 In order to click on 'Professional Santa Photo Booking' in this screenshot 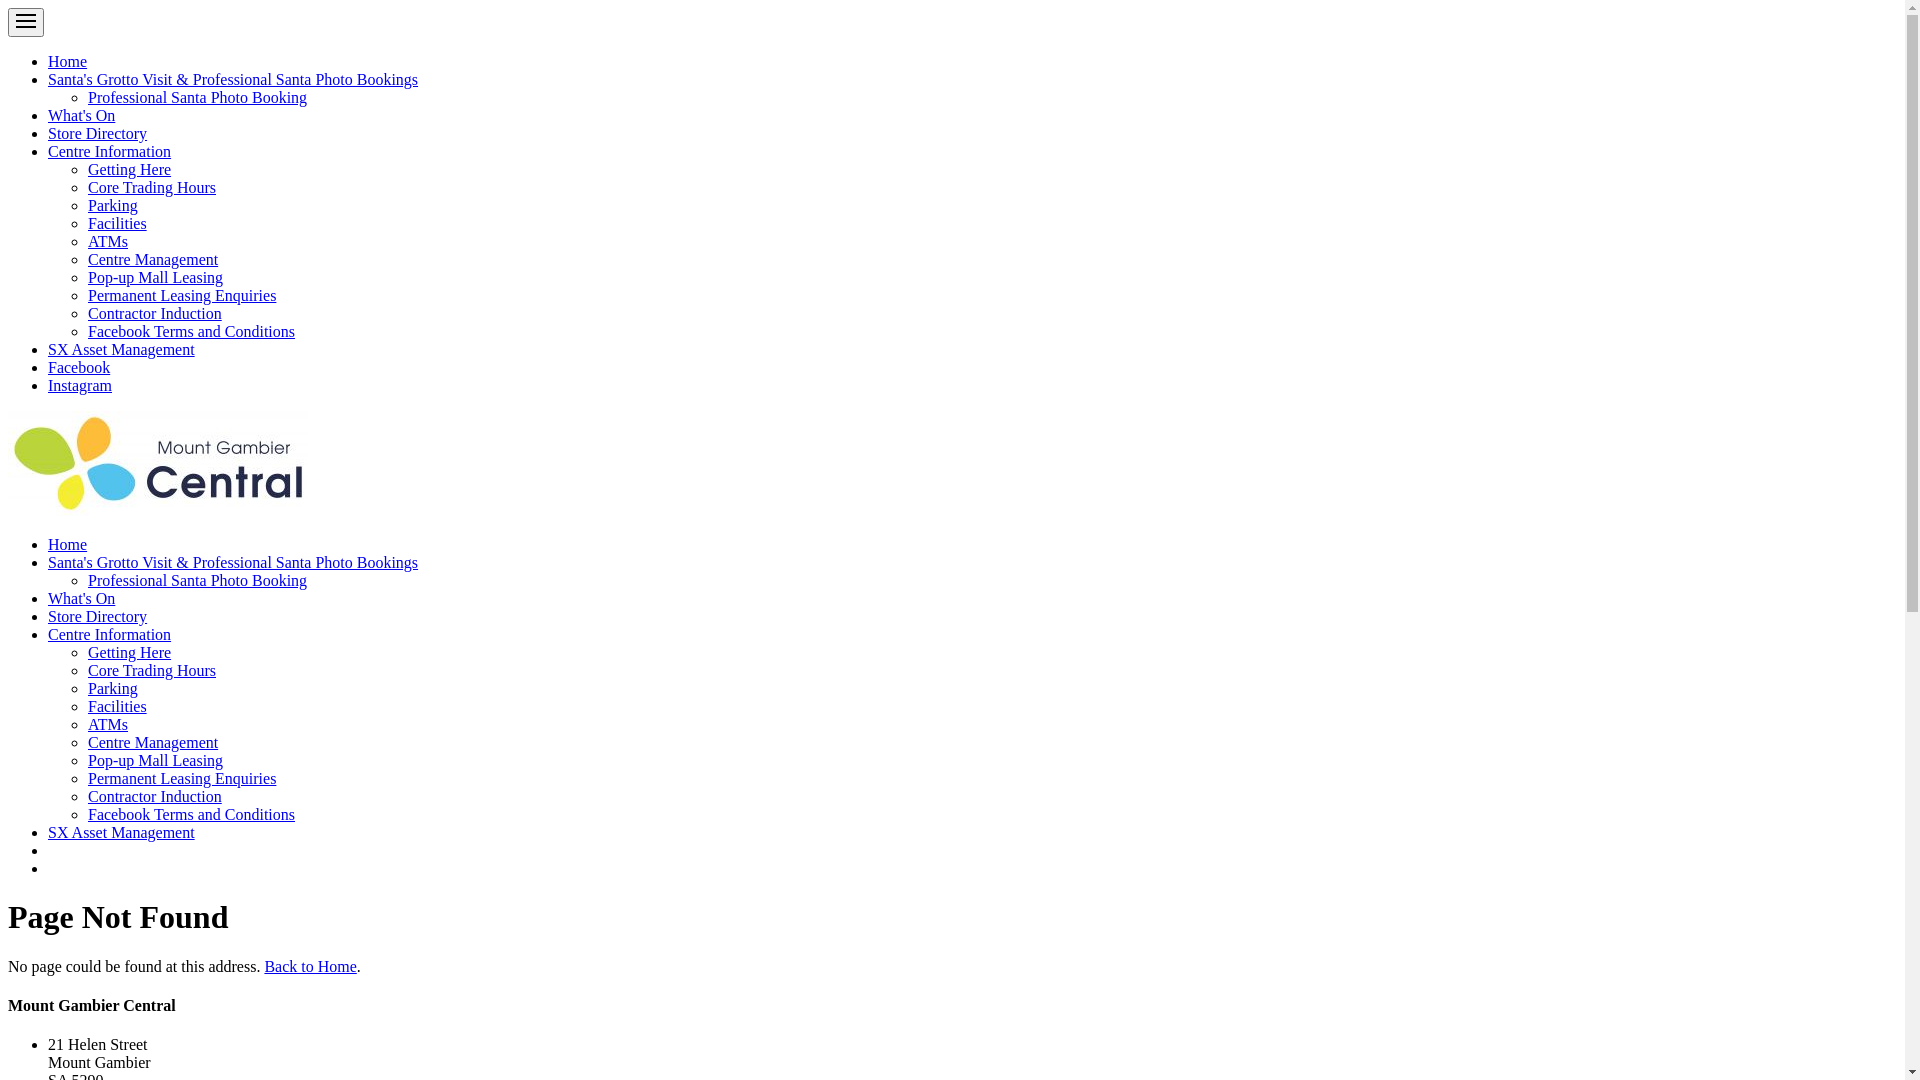, I will do `click(197, 97)`.